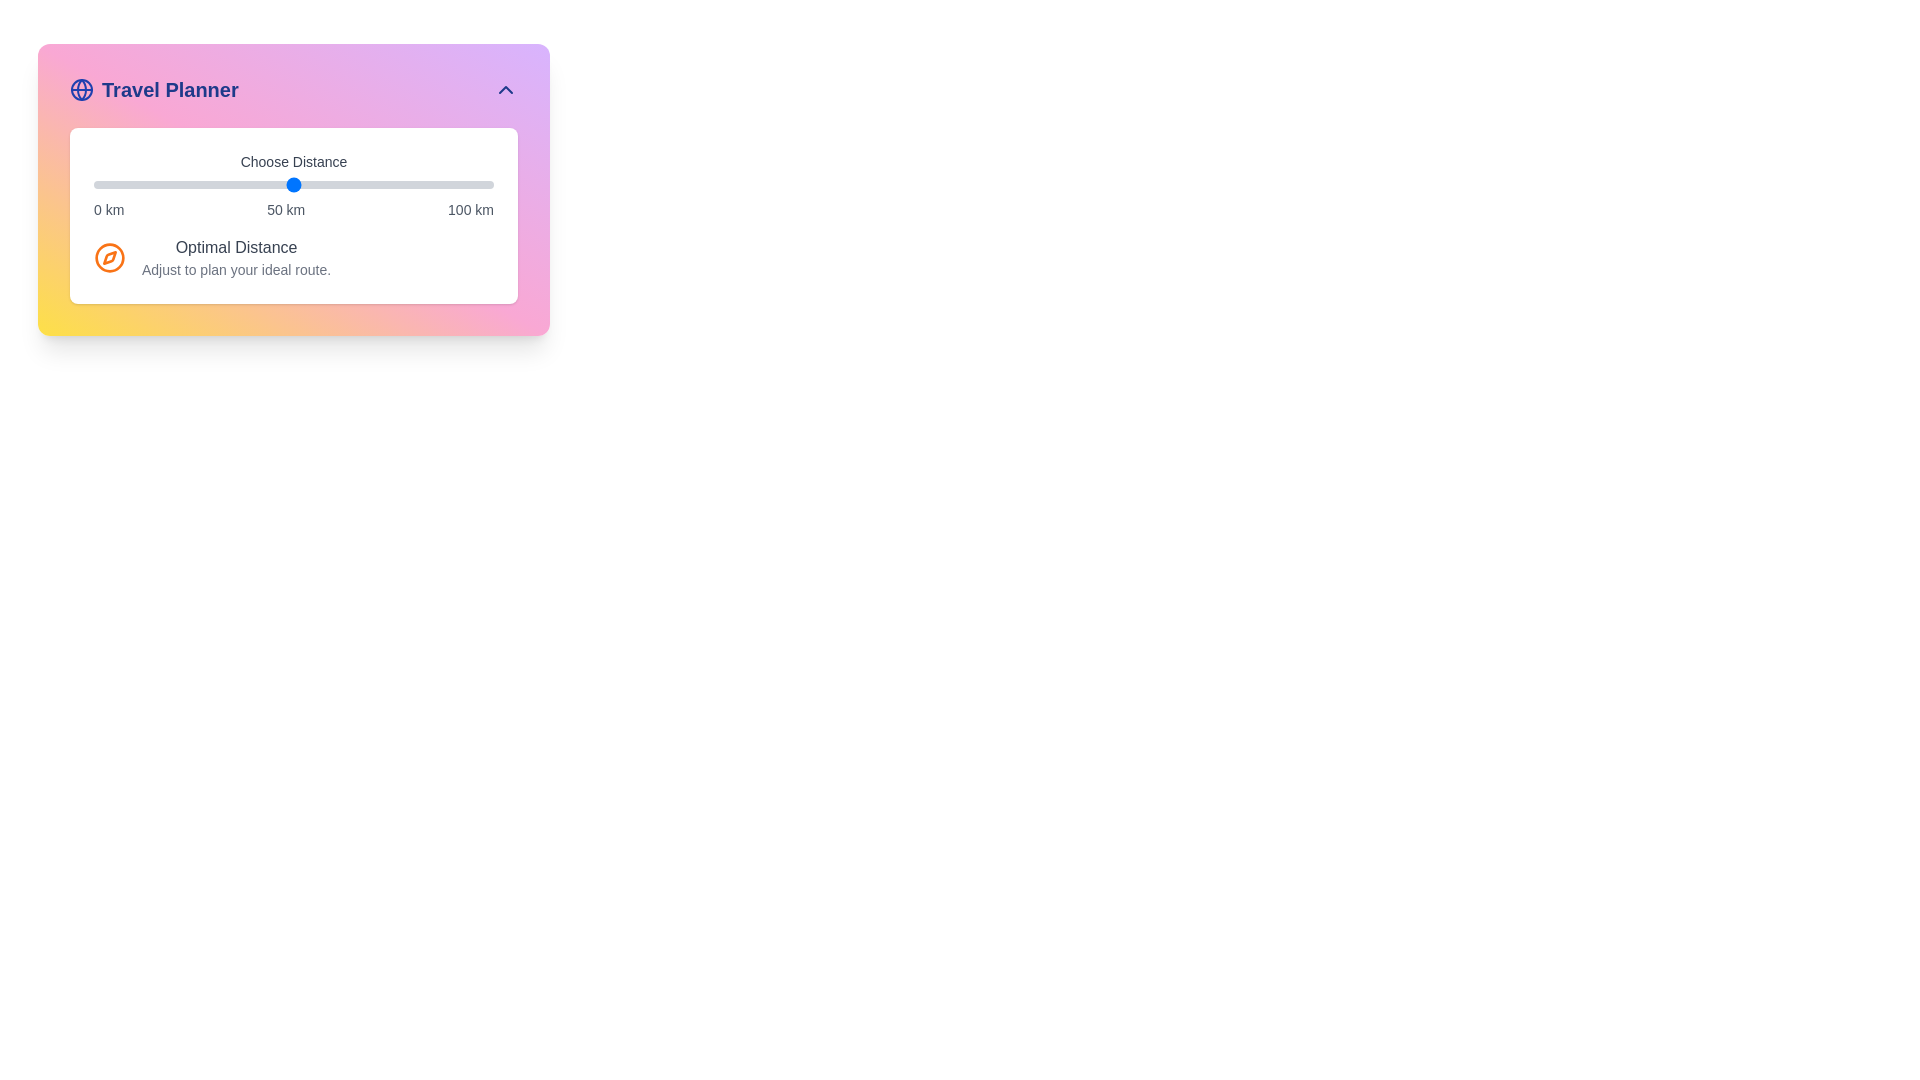 The width and height of the screenshot is (1920, 1080). What do you see at coordinates (80, 88) in the screenshot?
I see `the central circular shape of the globe icon within the SVG representation` at bounding box center [80, 88].